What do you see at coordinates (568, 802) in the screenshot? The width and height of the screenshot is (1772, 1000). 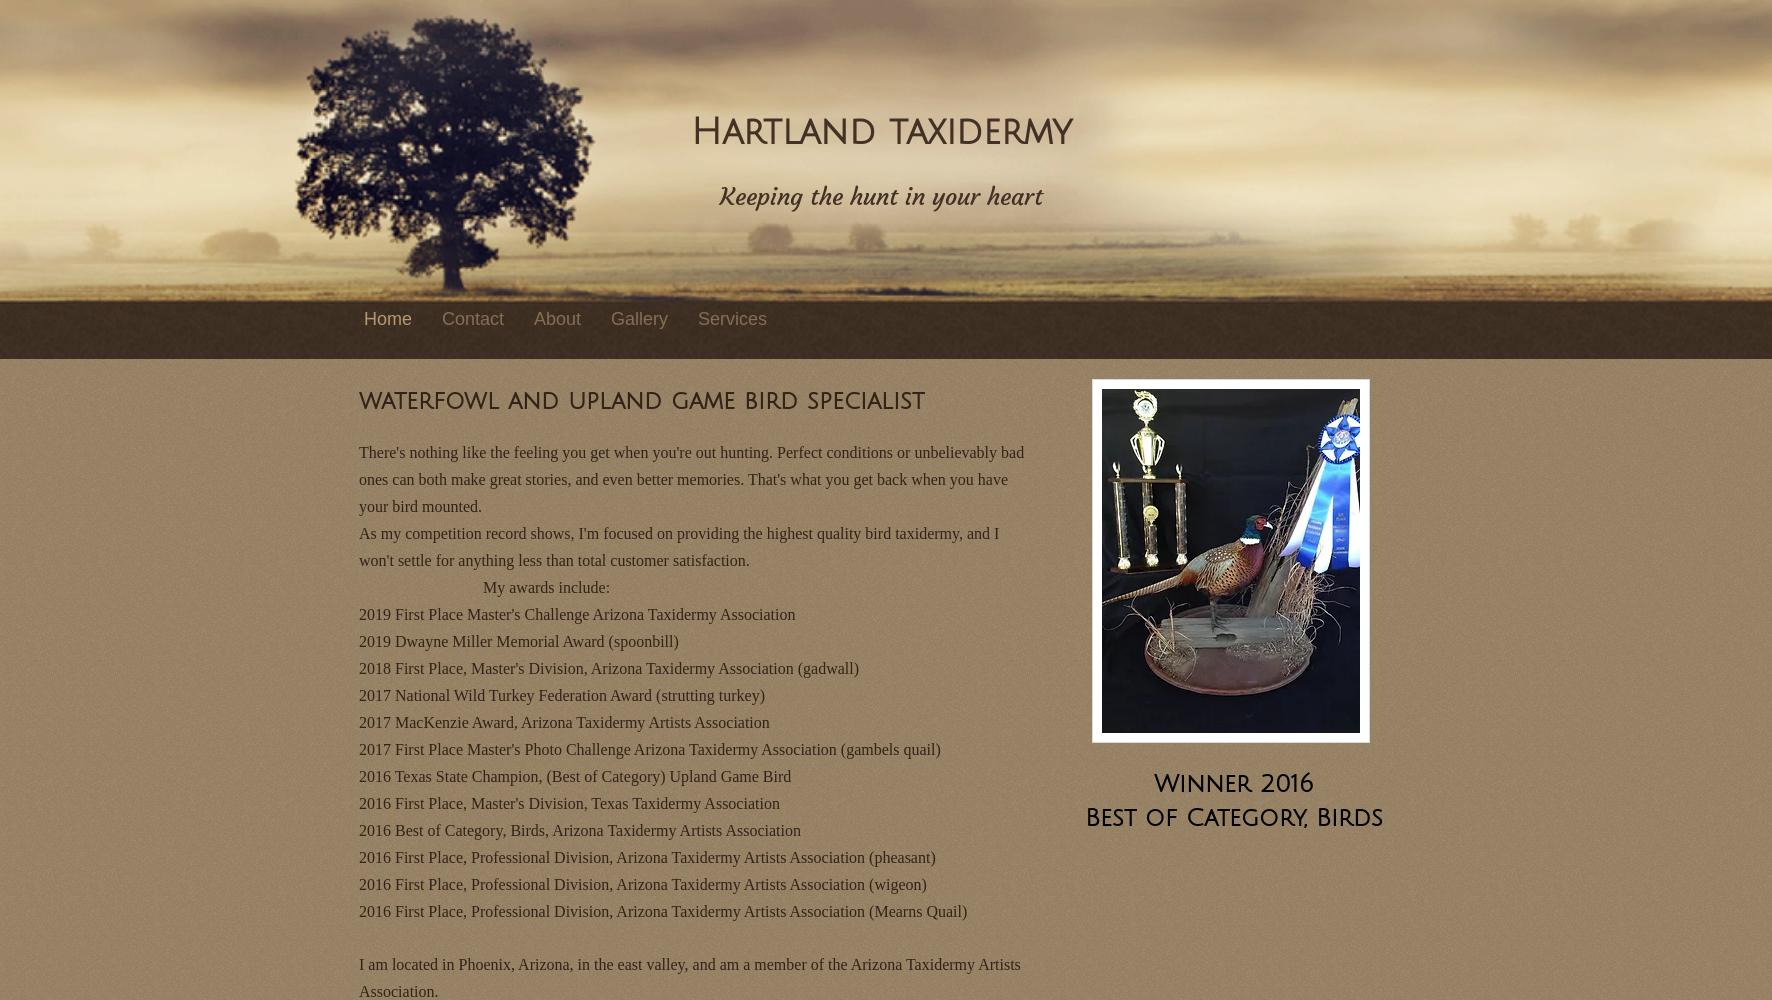 I see `'2016 First Place, Master's Division, Texas Taxidermy Association'` at bounding box center [568, 802].